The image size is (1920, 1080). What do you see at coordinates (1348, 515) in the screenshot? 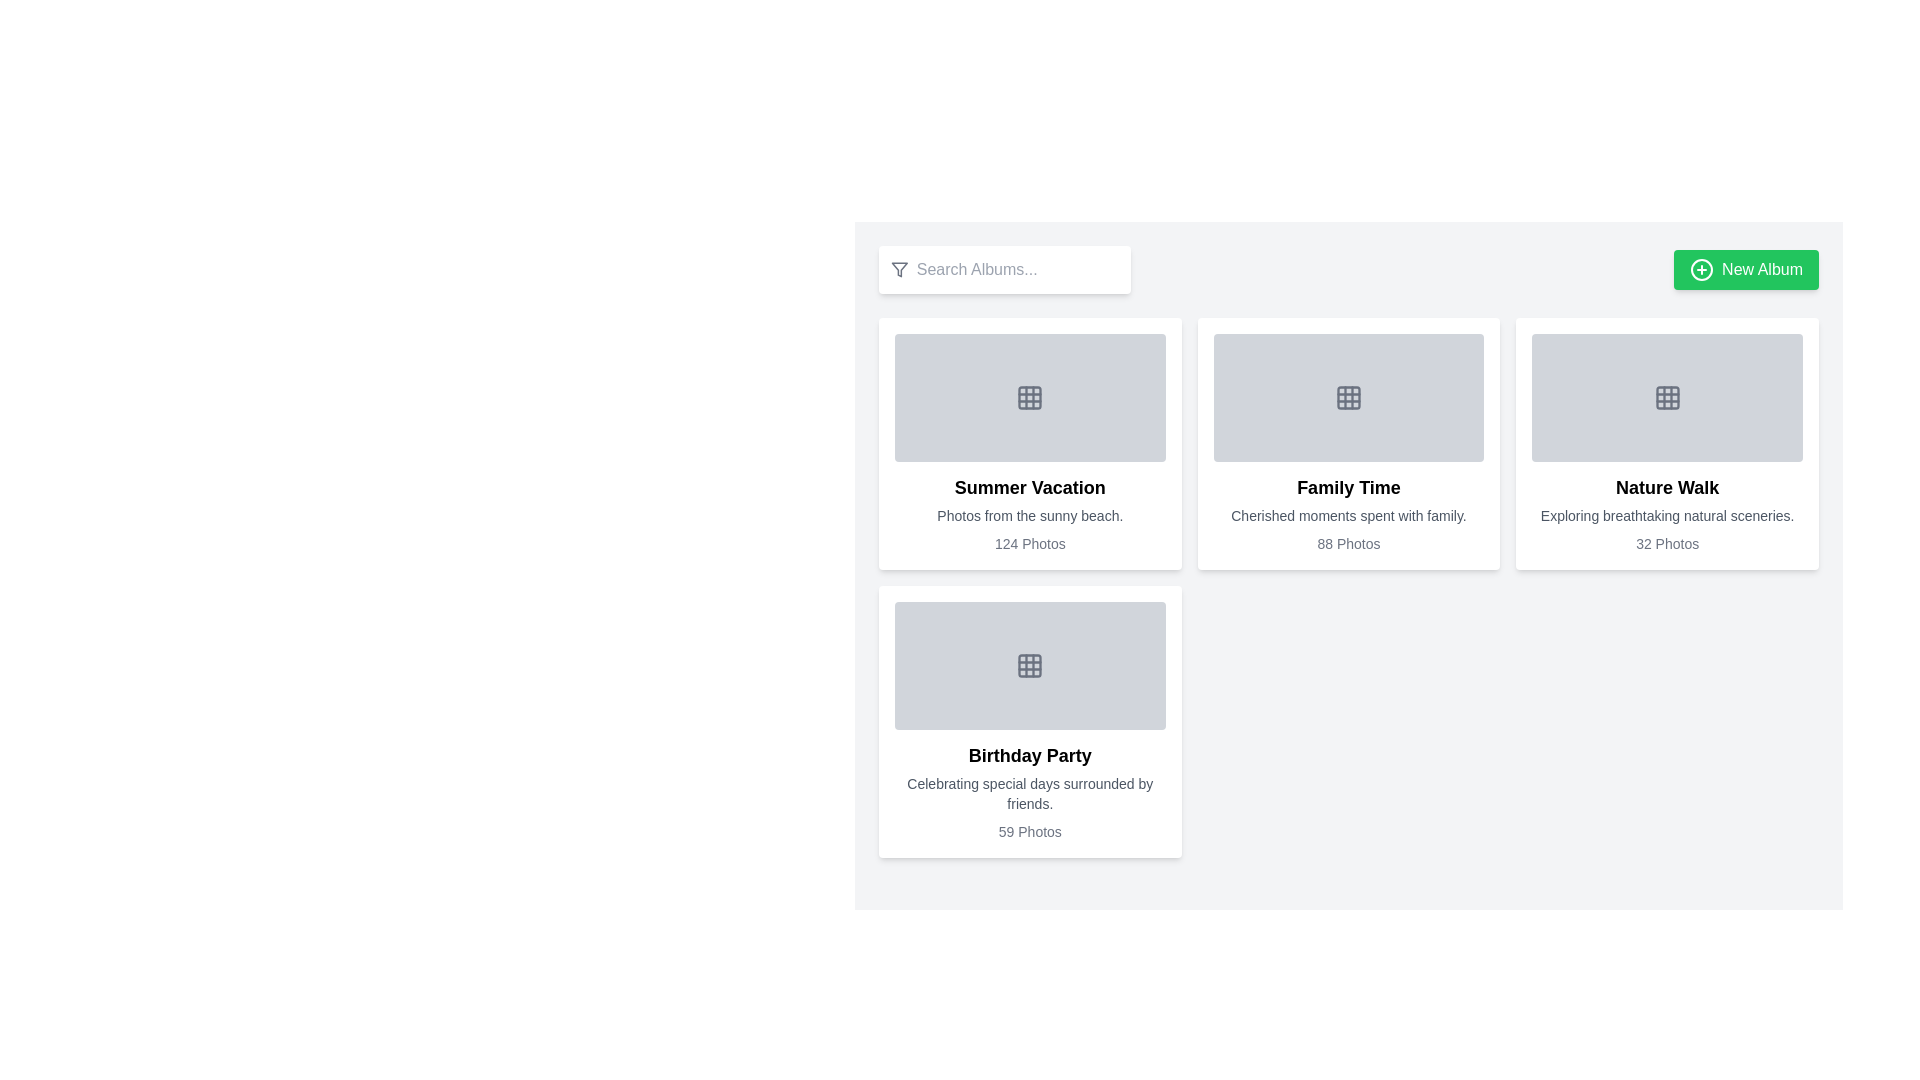
I see `text in the second text block of the 'Family Time' card, which provides context and narrative for the photo album` at bounding box center [1348, 515].